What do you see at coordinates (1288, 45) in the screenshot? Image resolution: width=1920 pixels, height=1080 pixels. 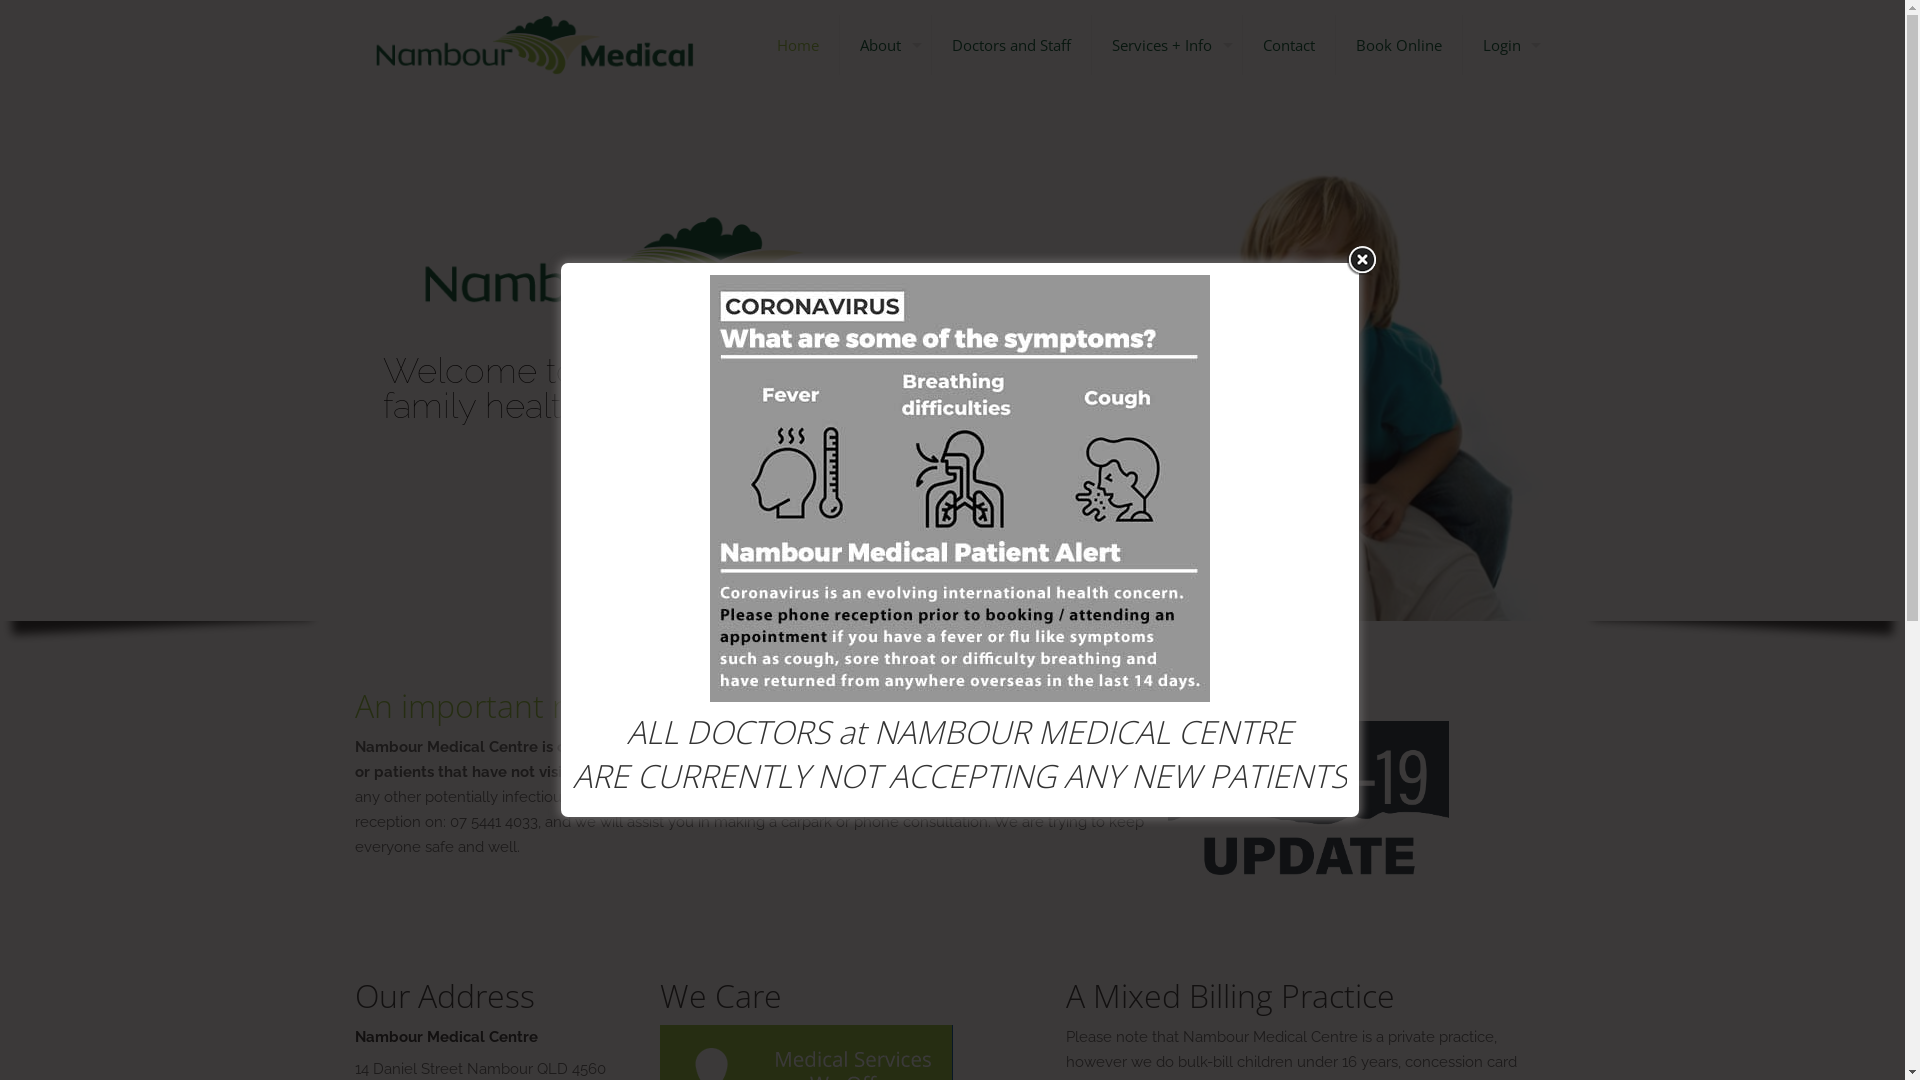 I see `'Contact'` at bounding box center [1288, 45].